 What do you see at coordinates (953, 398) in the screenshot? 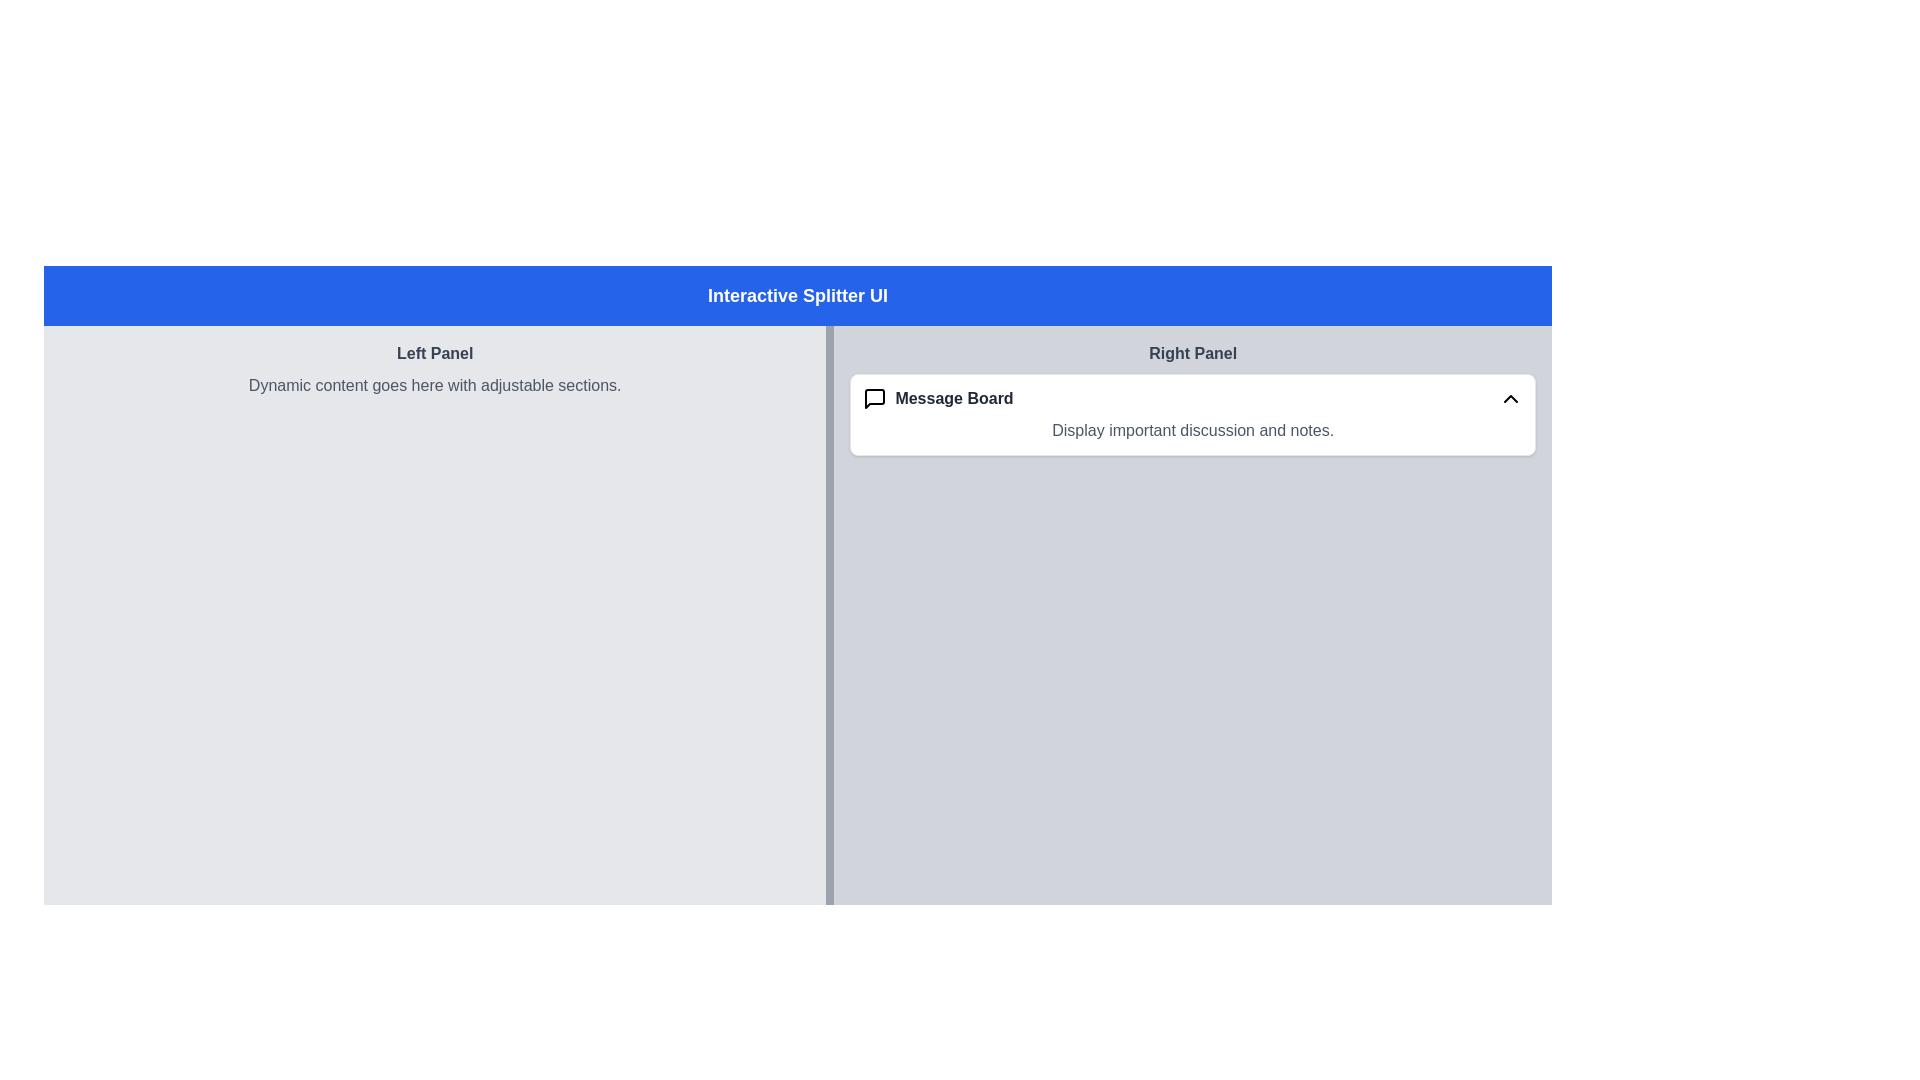
I see `the 'Message Board' text label in bold dark gray color located in the right panel` at bounding box center [953, 398].